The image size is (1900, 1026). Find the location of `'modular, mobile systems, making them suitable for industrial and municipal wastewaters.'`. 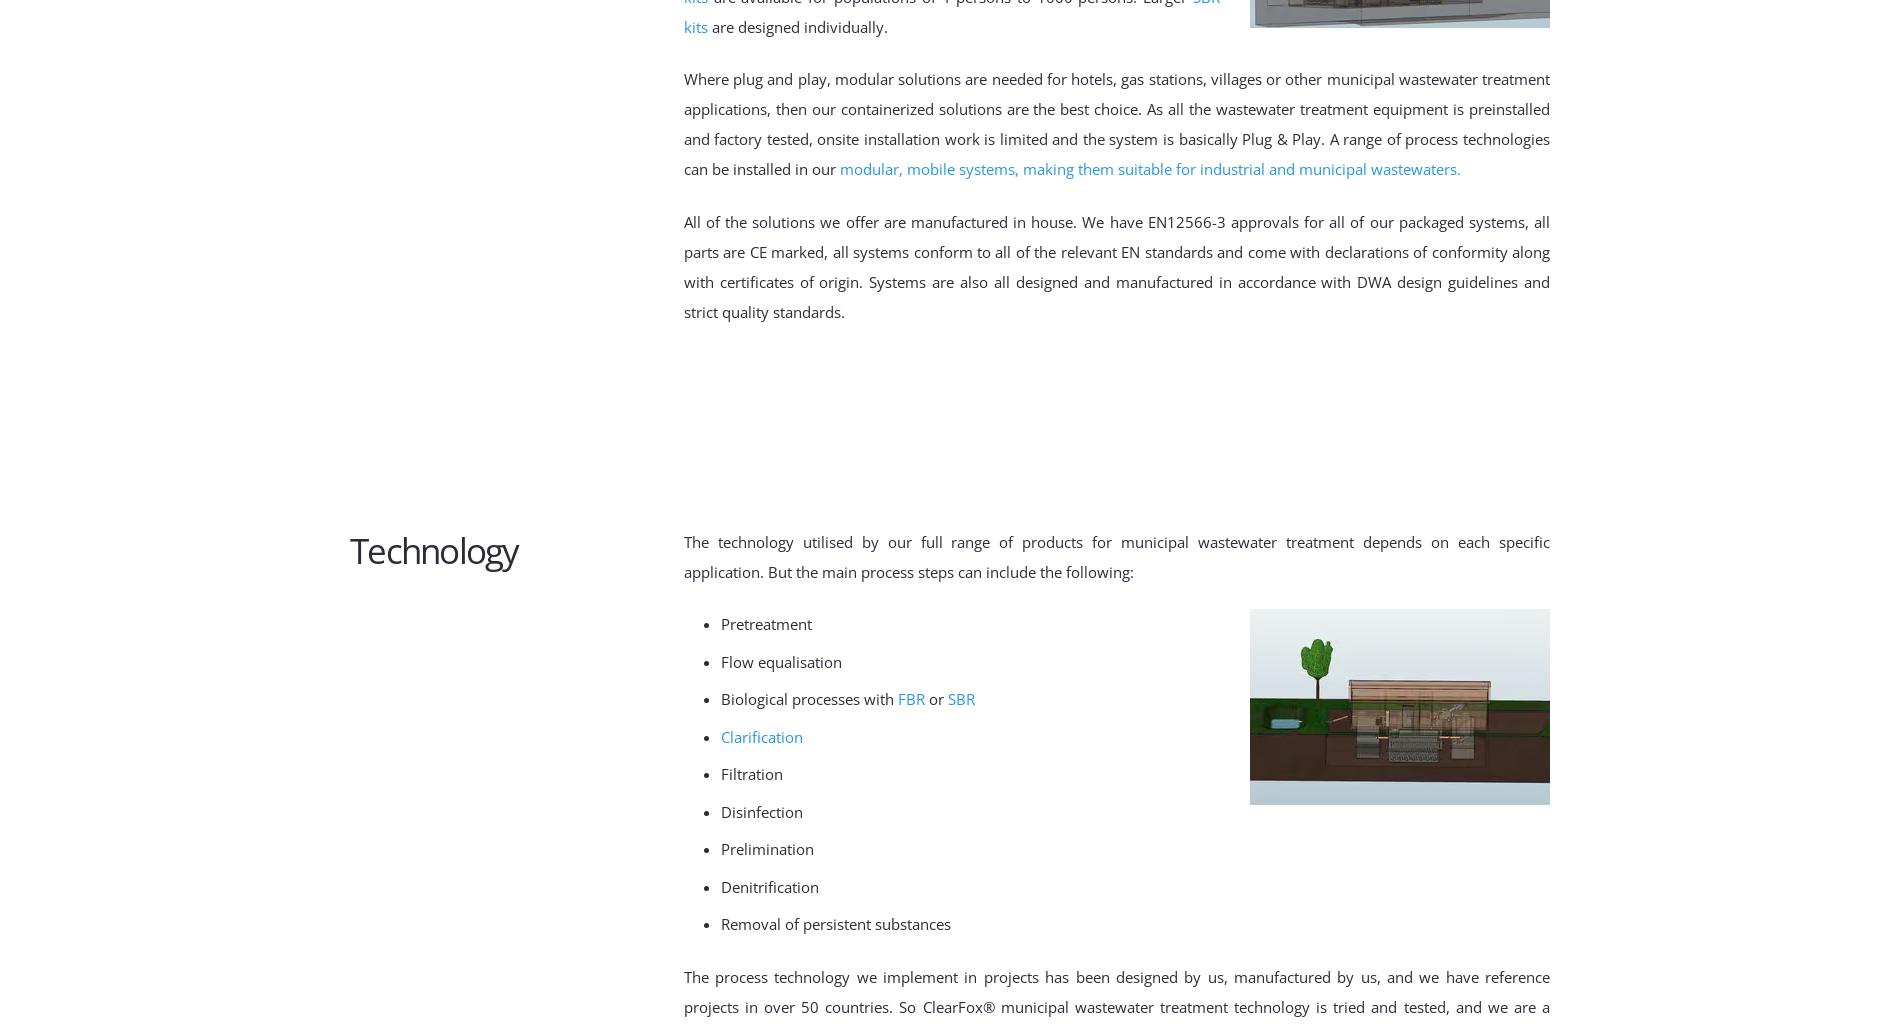

'modular, mobile systems, making them suitable for industrial and municipal wastewaters.' is located at coordinates (1151, 167).